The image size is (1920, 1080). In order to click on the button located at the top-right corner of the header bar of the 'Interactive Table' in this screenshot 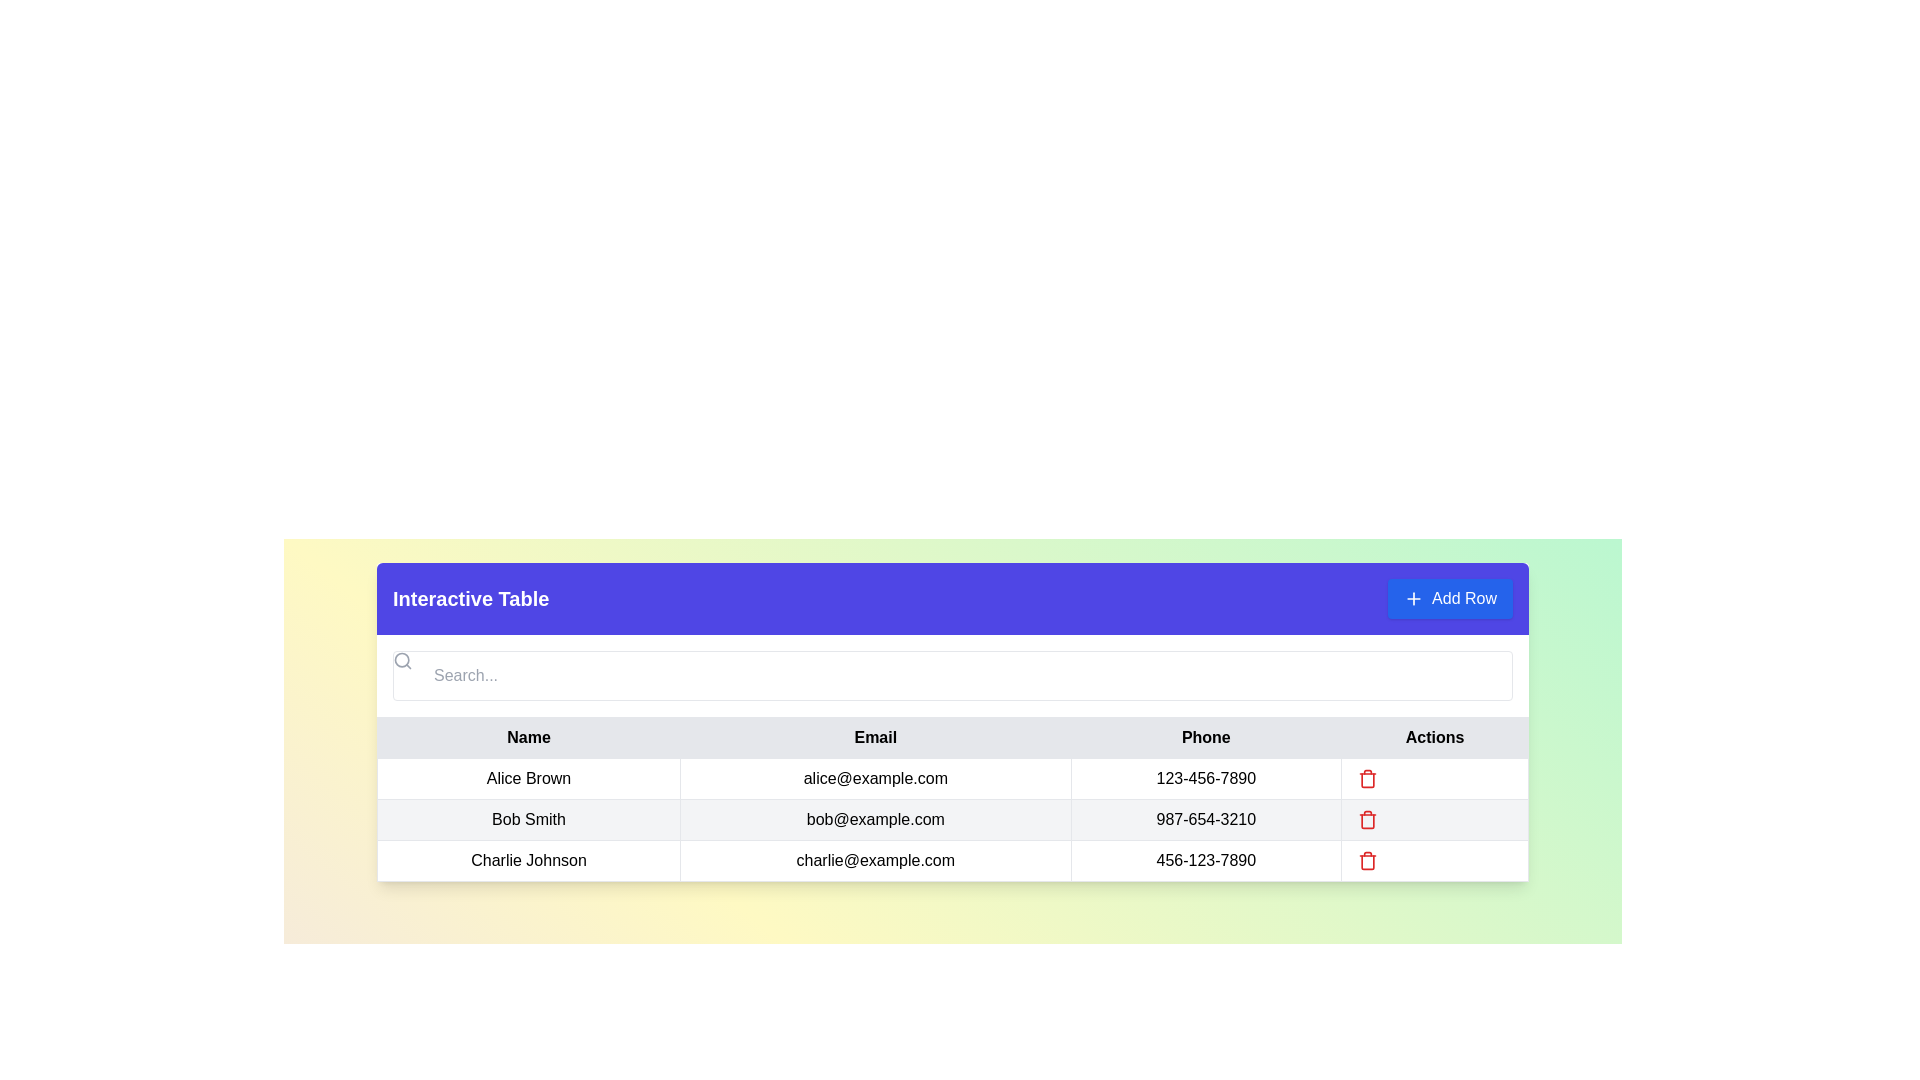, I will do `click(1450, 597)`.